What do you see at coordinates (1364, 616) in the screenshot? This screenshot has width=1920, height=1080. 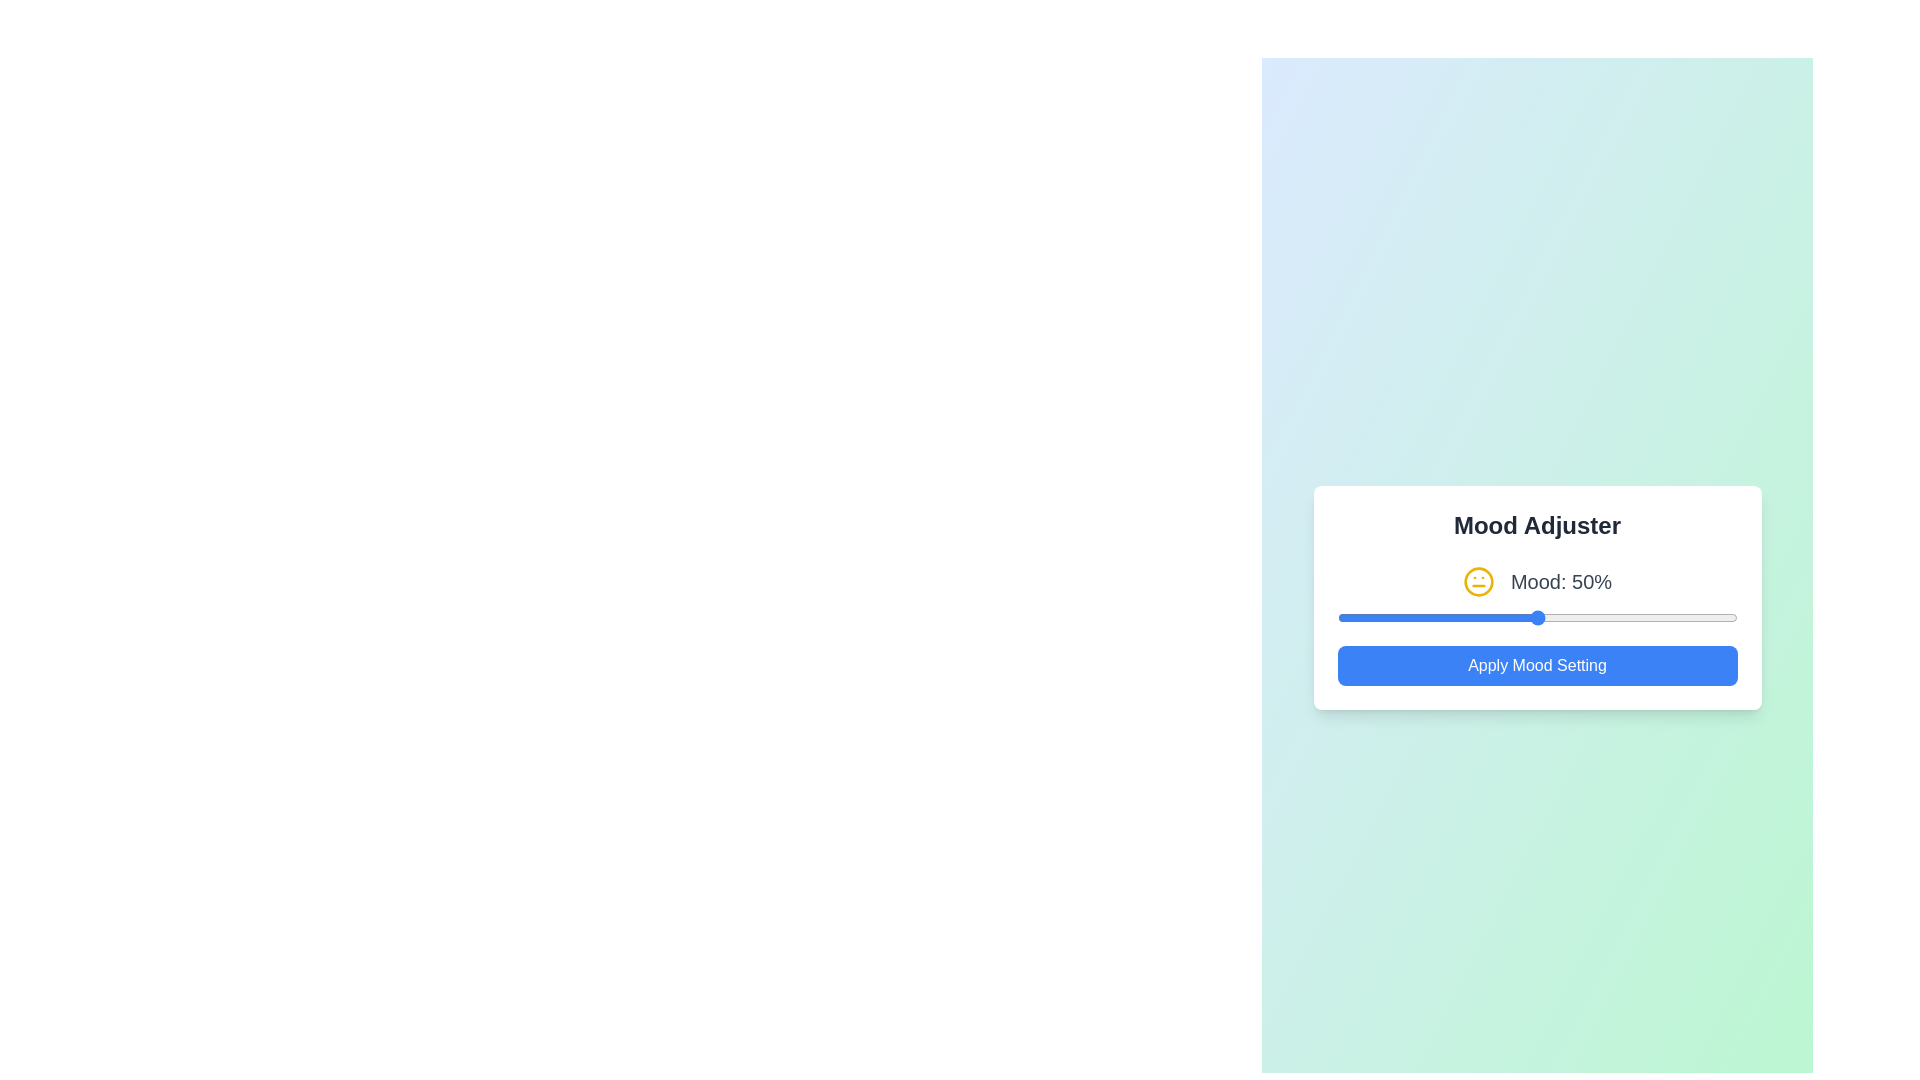 I see `the mood slider to set the mood value to 7%` at bounding box center [1364, 616].